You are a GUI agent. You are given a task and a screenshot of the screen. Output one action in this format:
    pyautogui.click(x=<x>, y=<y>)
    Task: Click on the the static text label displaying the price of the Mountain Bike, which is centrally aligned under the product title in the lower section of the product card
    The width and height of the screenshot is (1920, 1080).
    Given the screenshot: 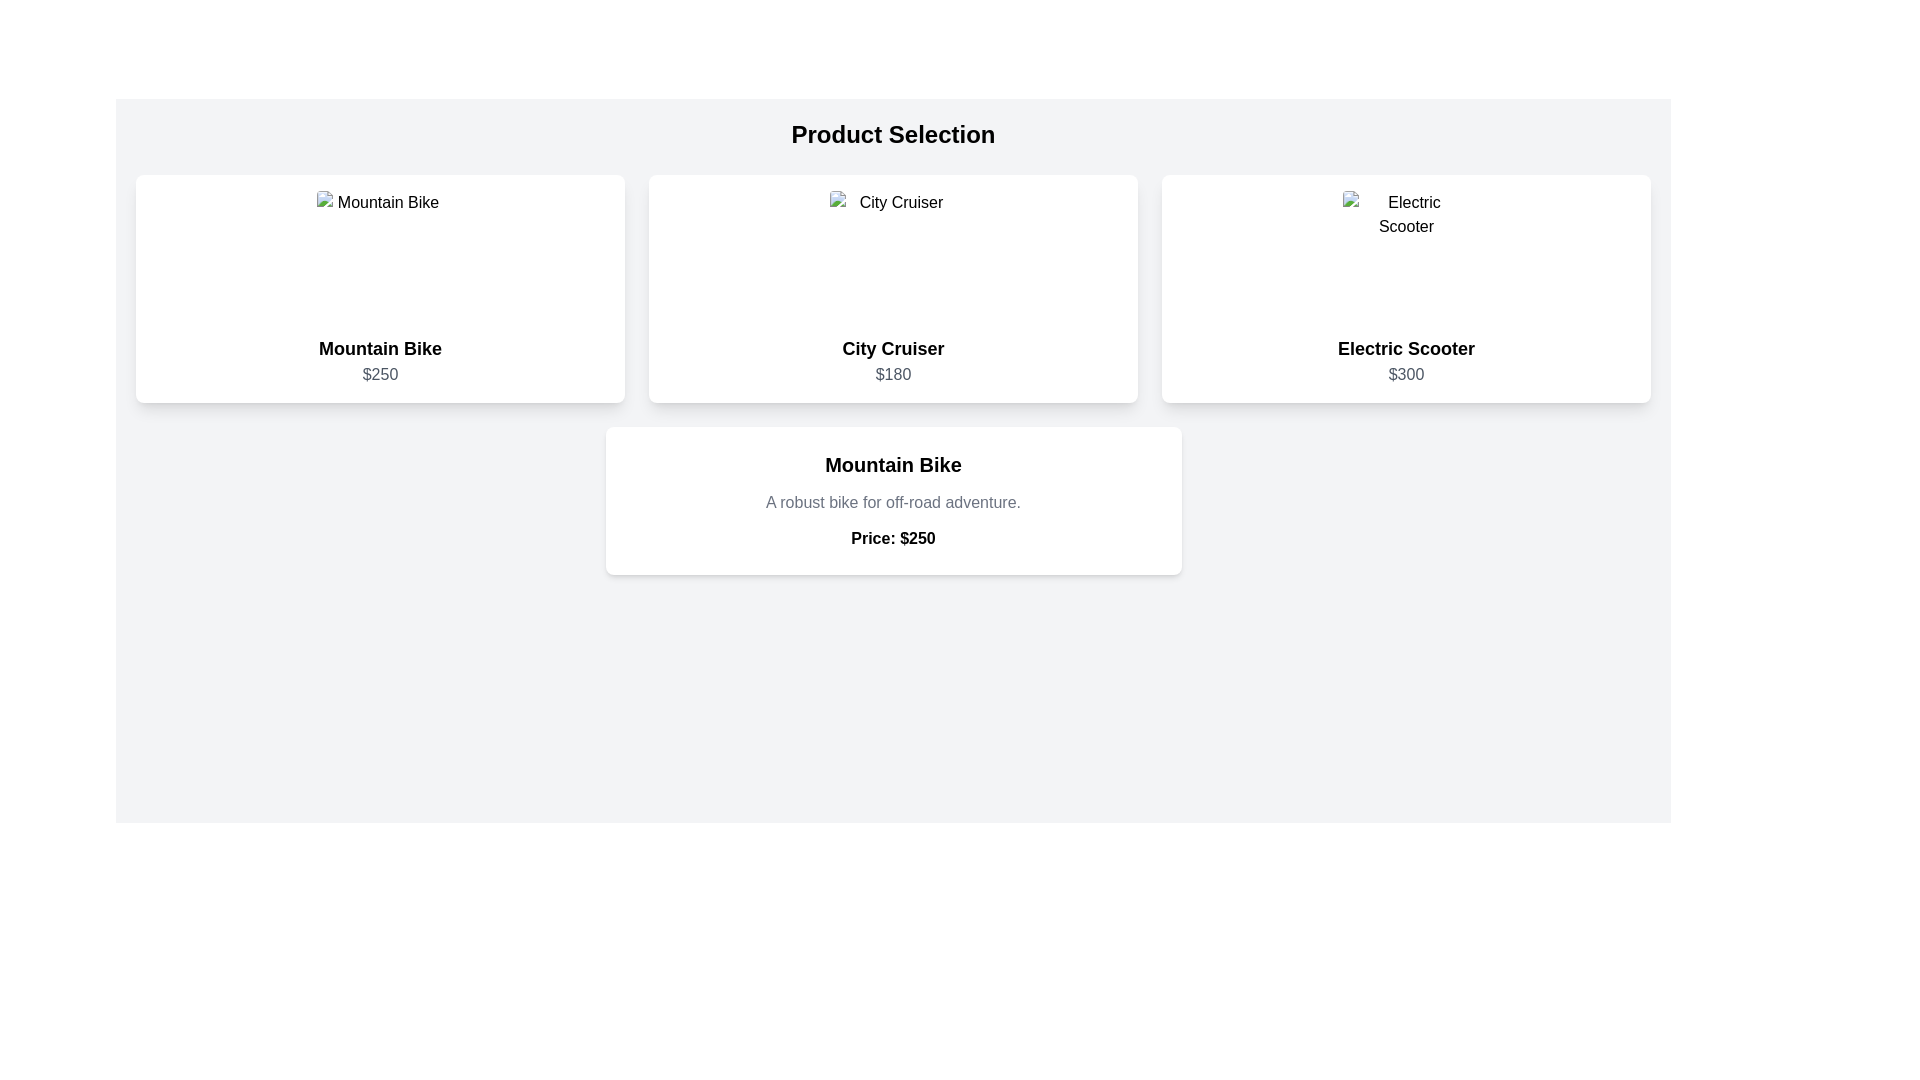 What is the action you would take?
    pyautogui.click(x=380, y=374)
    